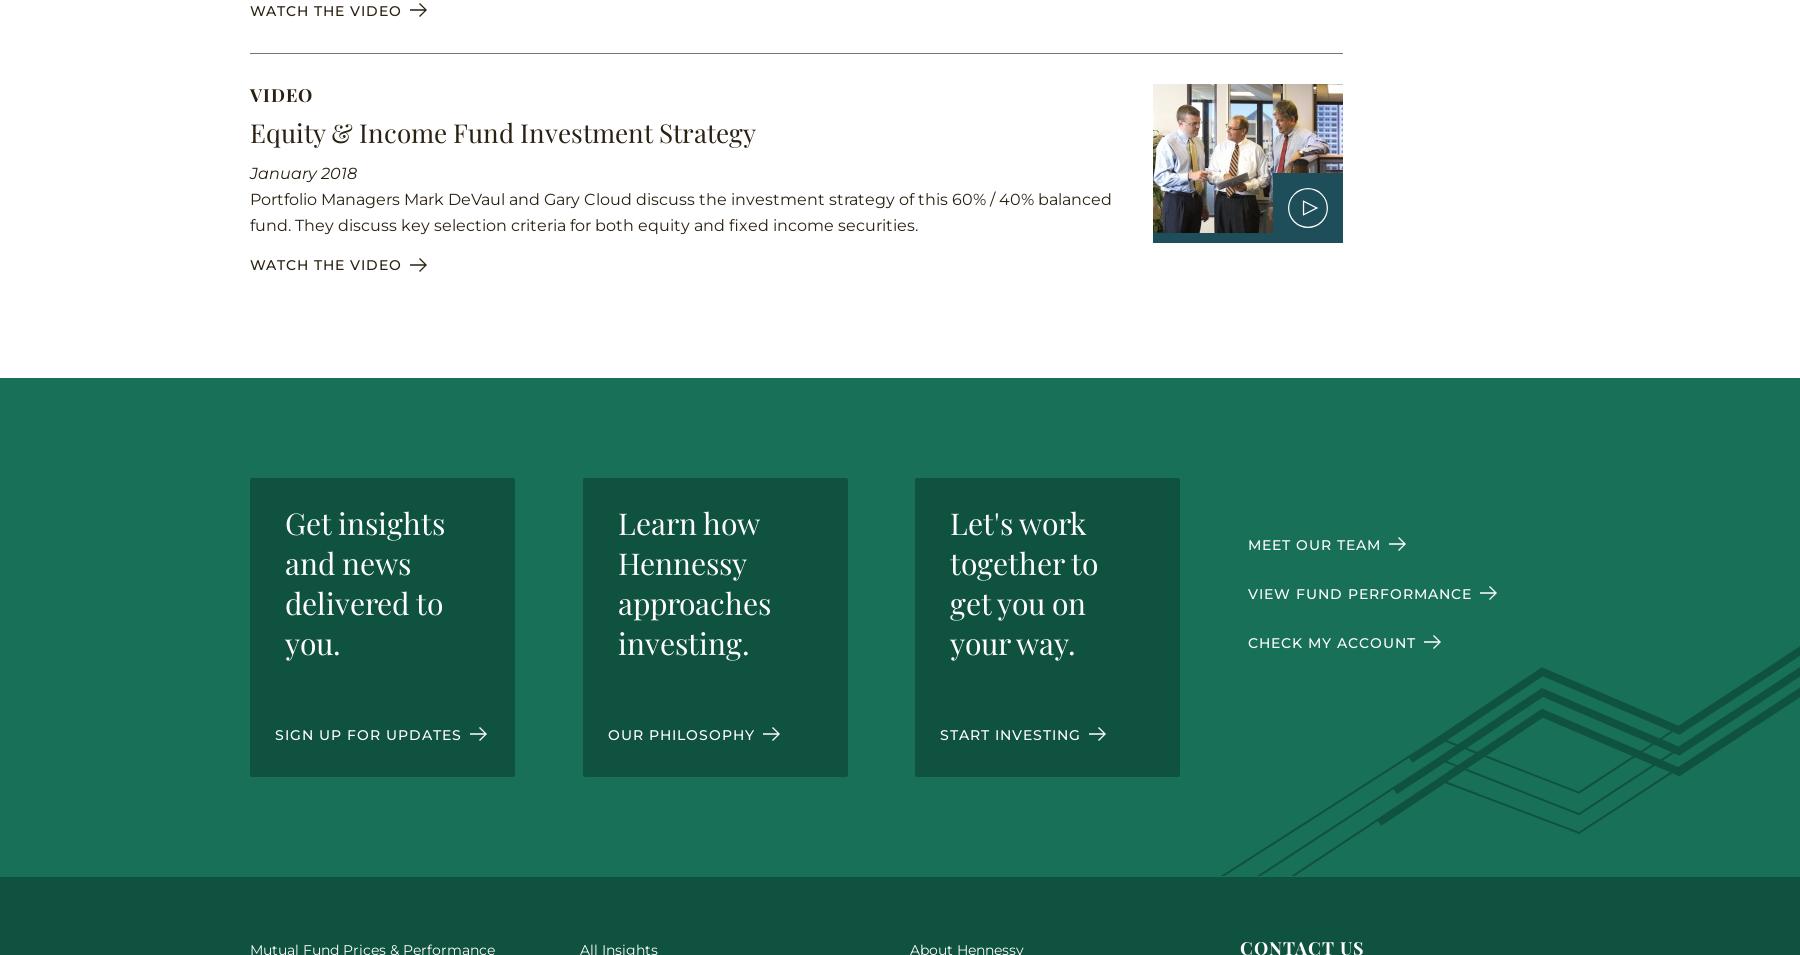 The image size is (1800, 955). I want to click on 'Sign up for updates', so click(370, 733).